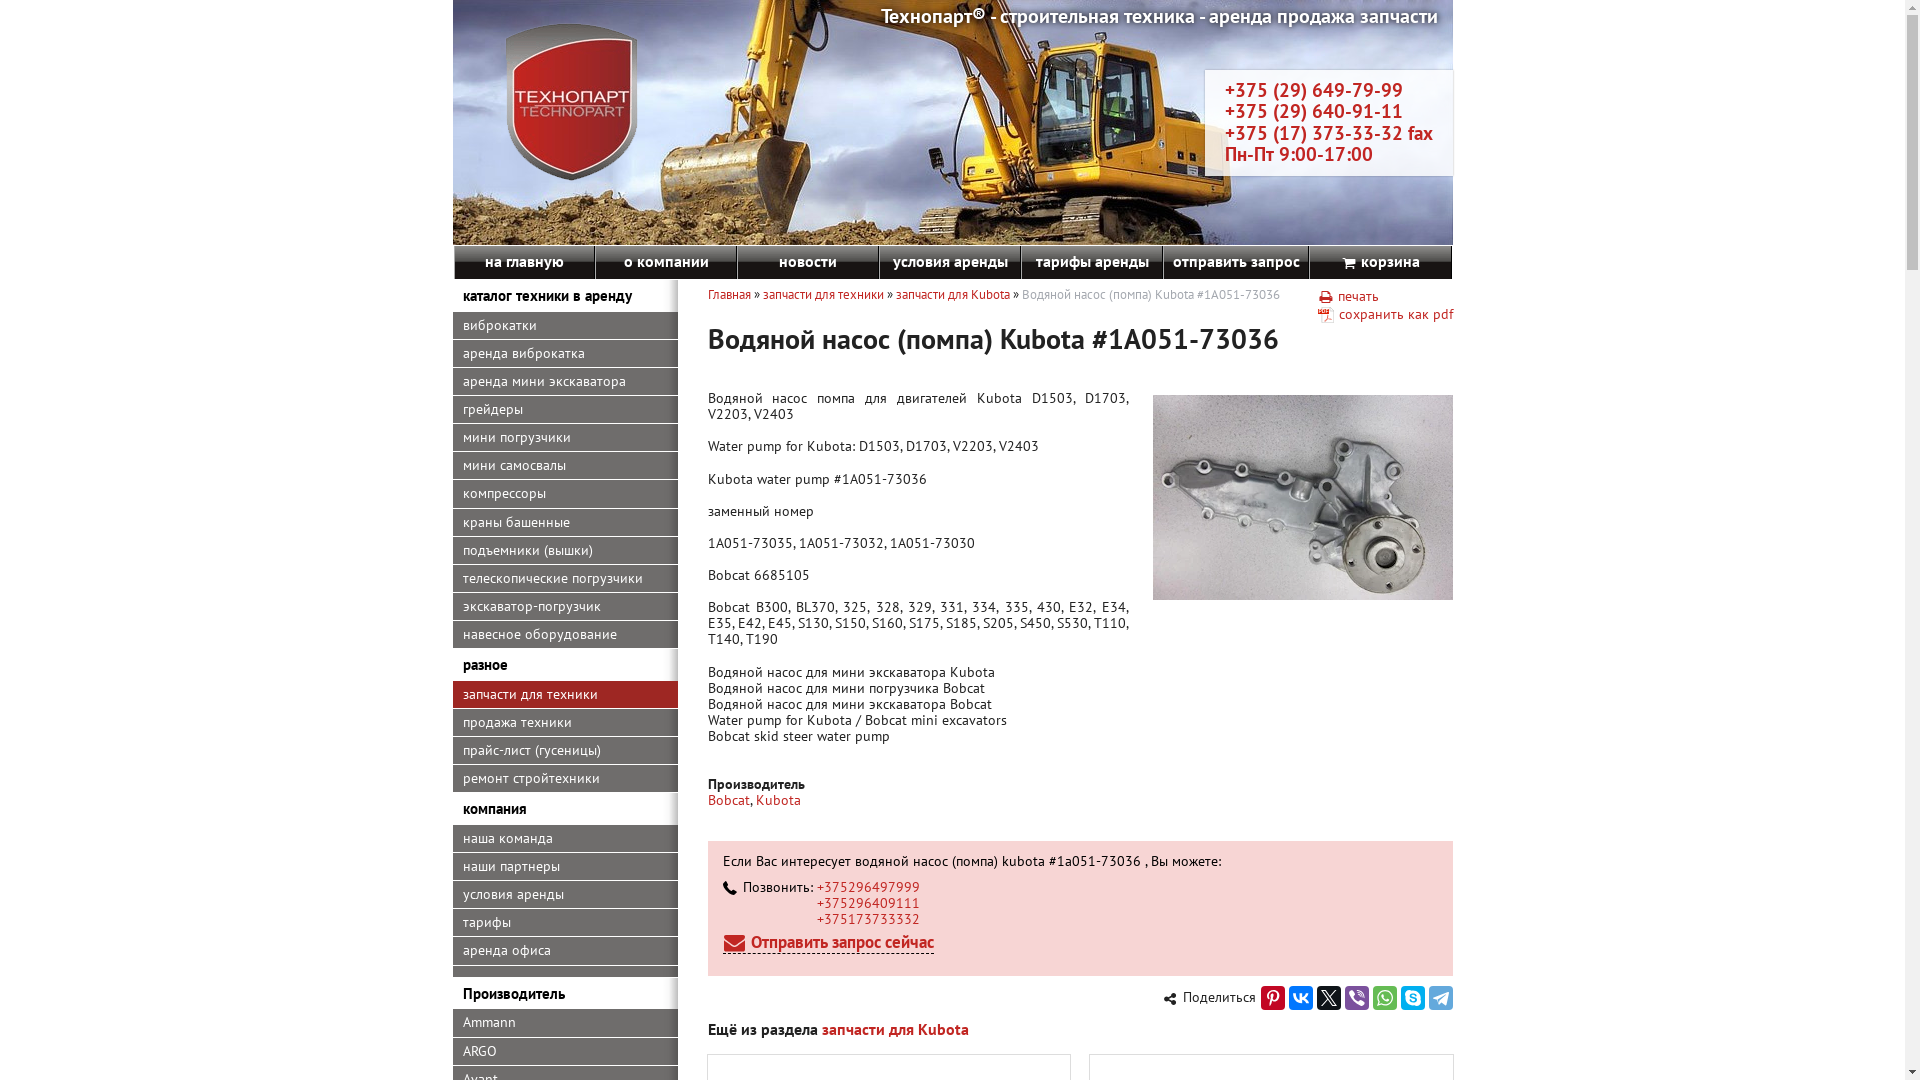  I want to click on '+375 (29) 649-79-99', so click(1313, 88).